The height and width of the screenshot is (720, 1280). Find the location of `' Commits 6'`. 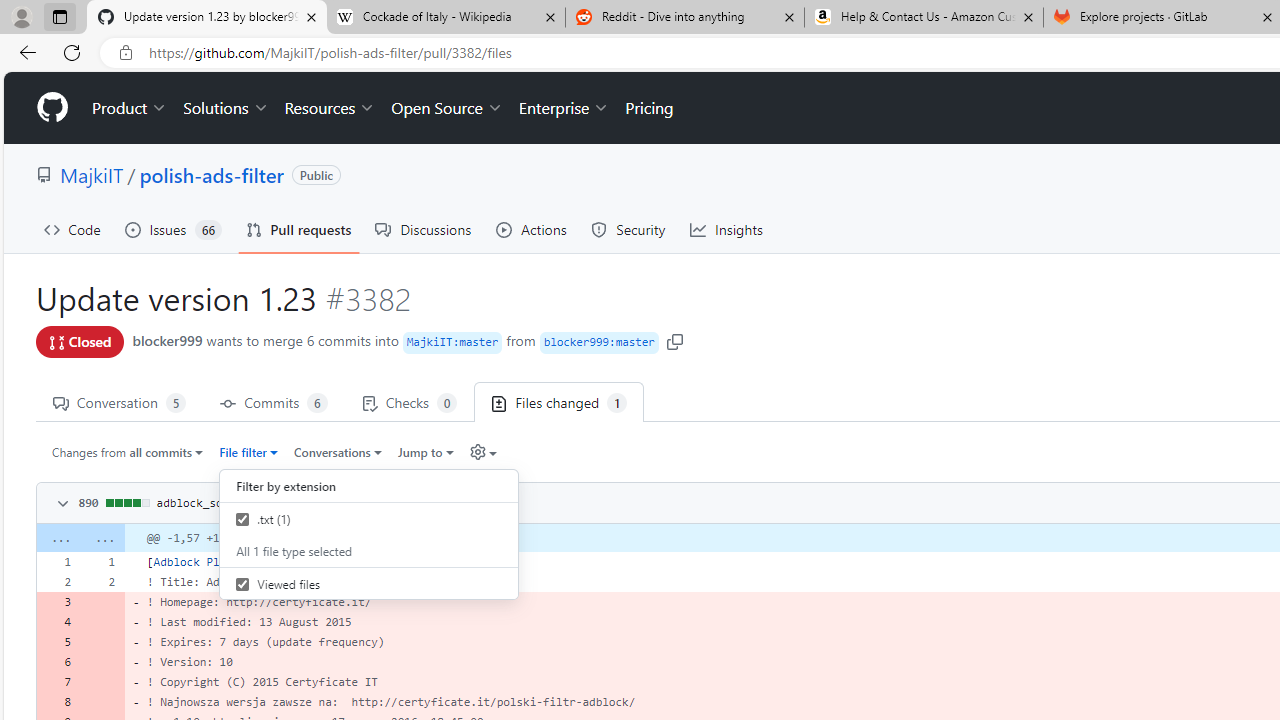

' Commits 6' is located at coordinates (273, 402).